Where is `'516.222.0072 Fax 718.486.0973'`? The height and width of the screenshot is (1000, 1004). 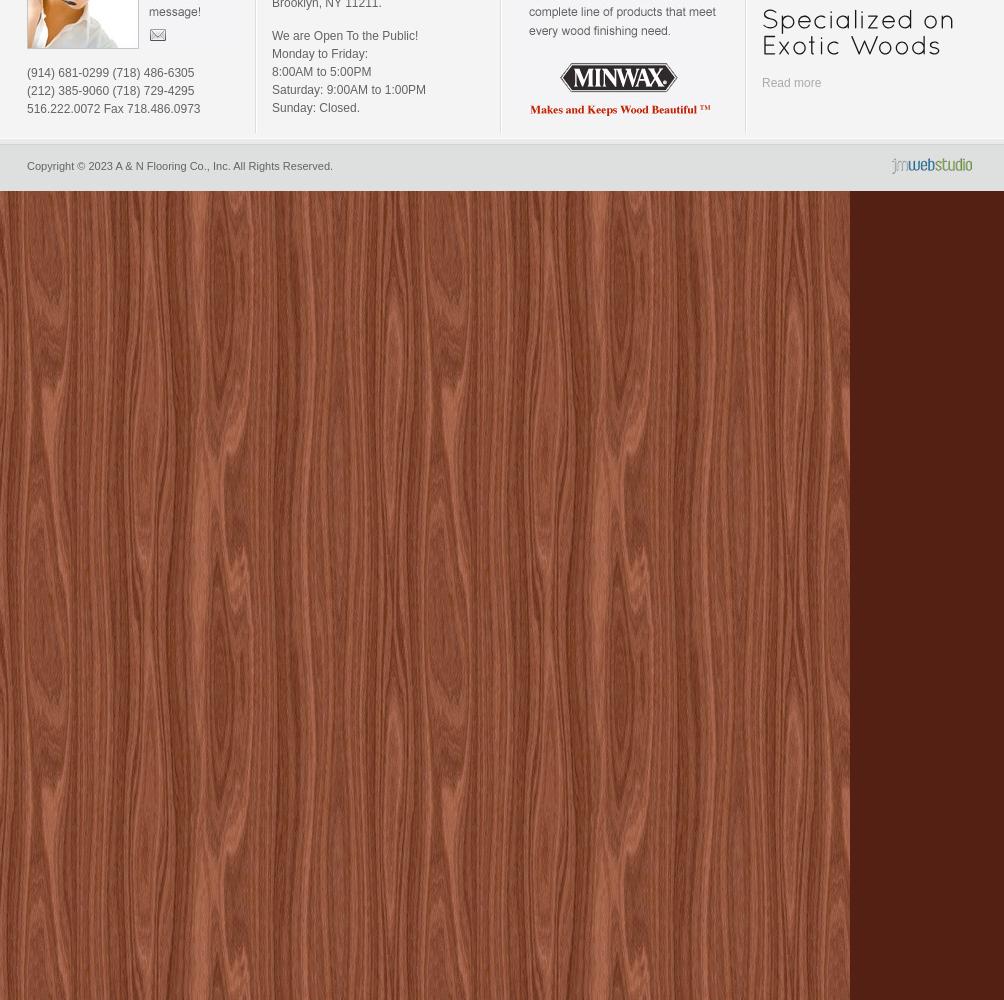 '516.222.0072 Fax 718.486.0973' is located at coordinates (113, 108).